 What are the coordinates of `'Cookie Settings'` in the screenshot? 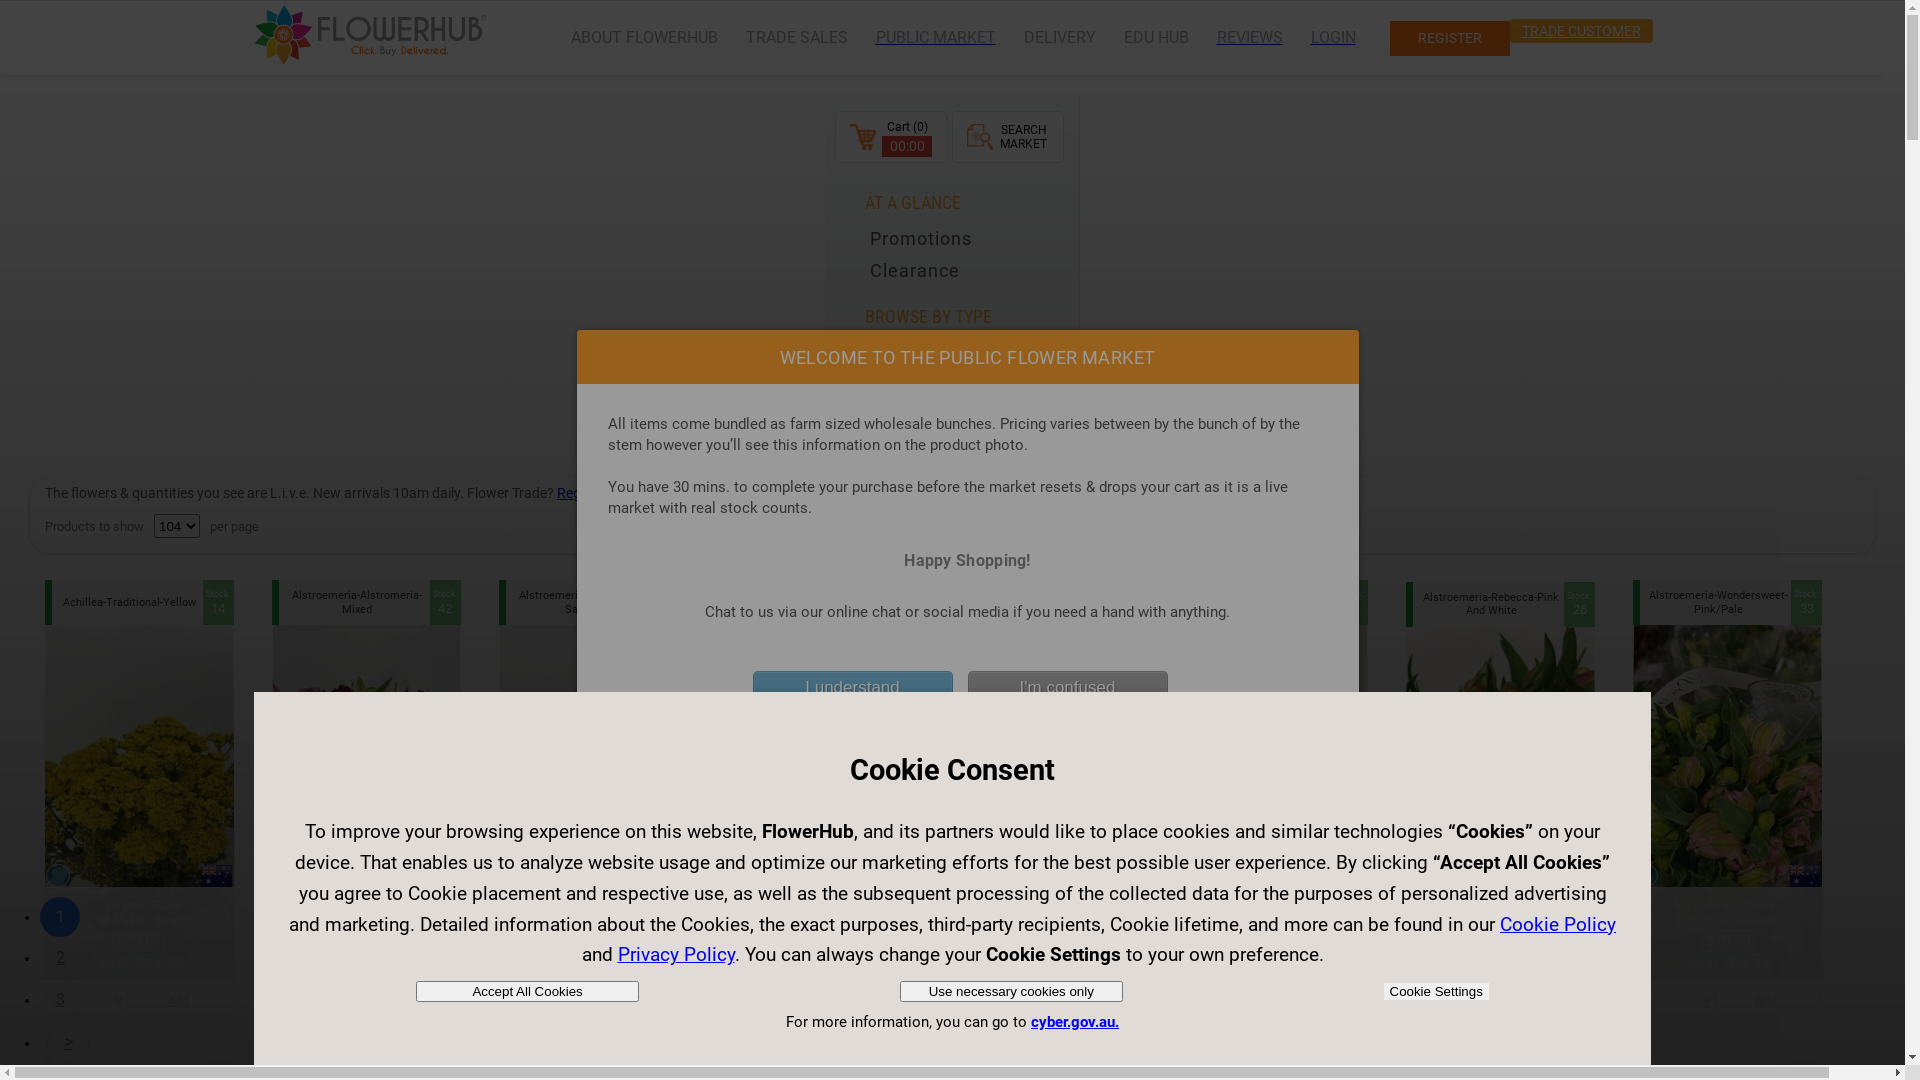 It's located at (1435, 991).